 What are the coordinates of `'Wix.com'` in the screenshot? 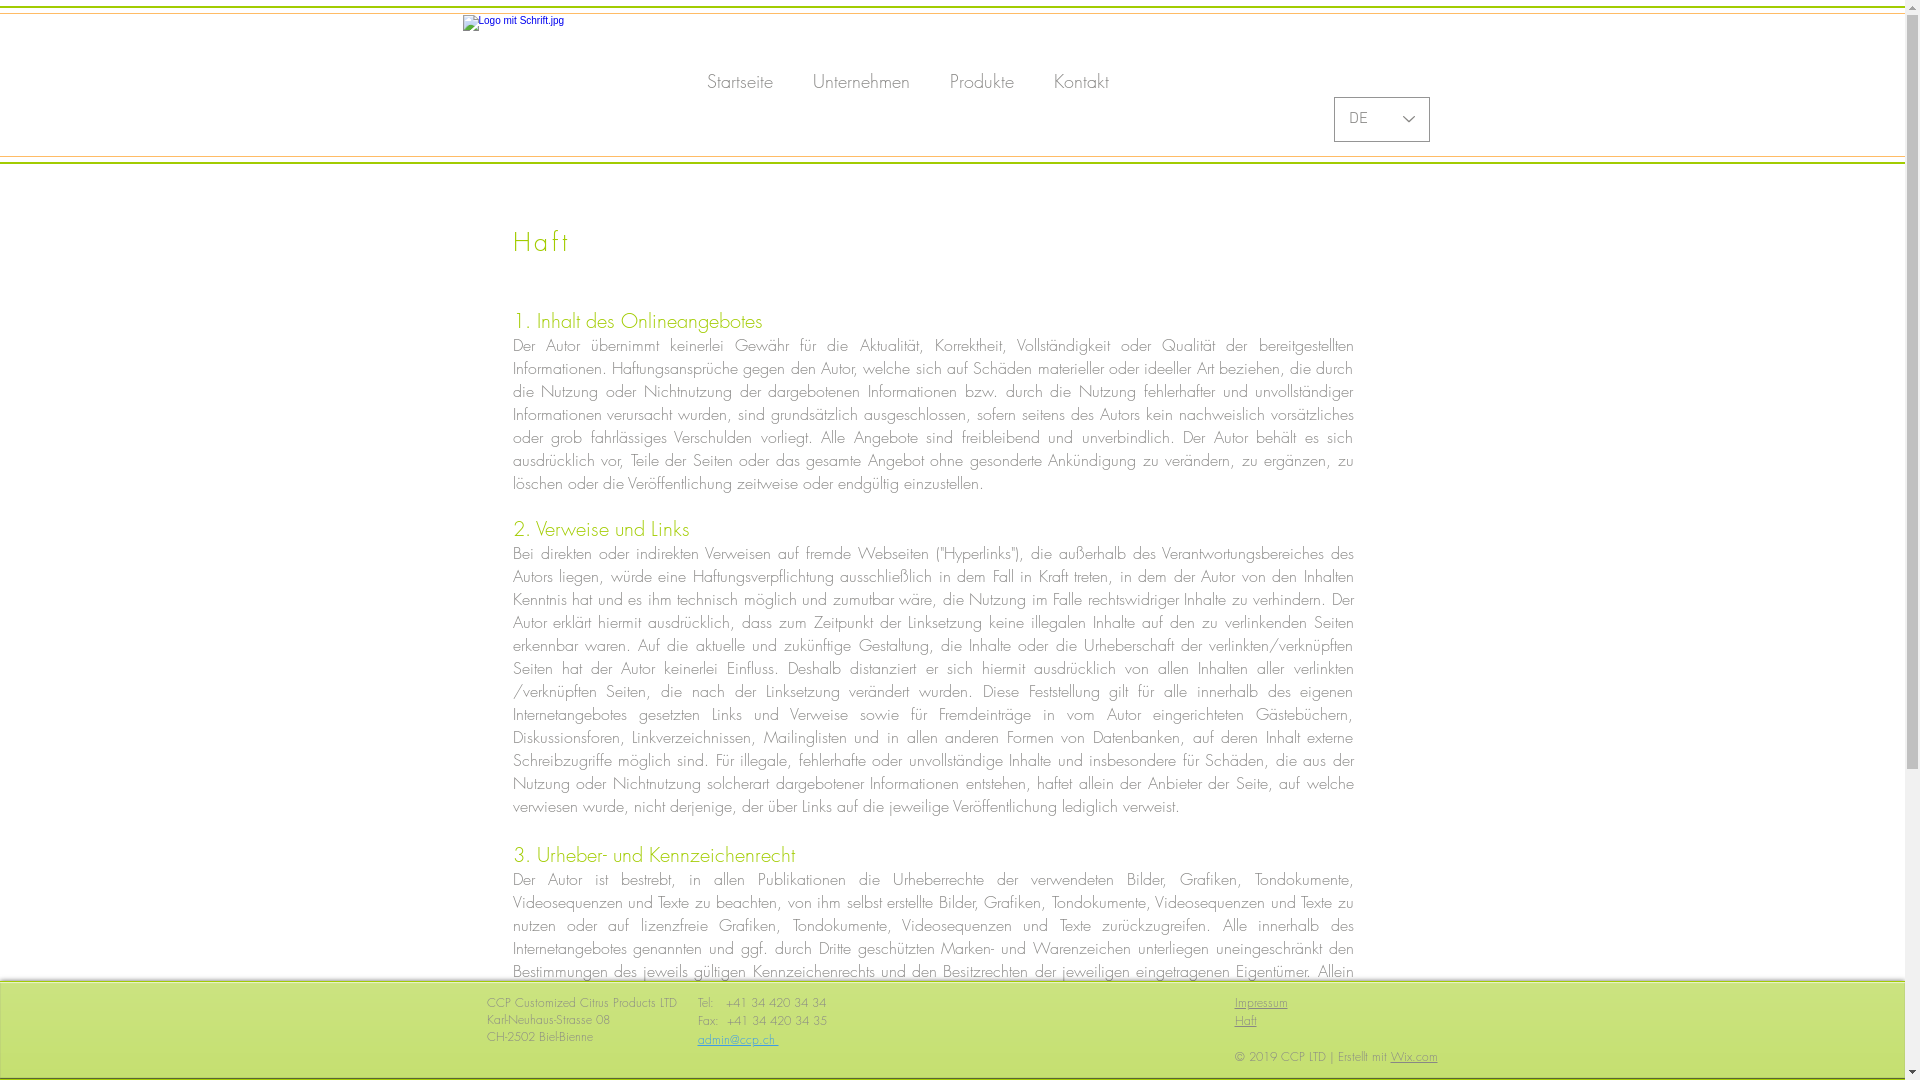 It's located at (1412, 1055).